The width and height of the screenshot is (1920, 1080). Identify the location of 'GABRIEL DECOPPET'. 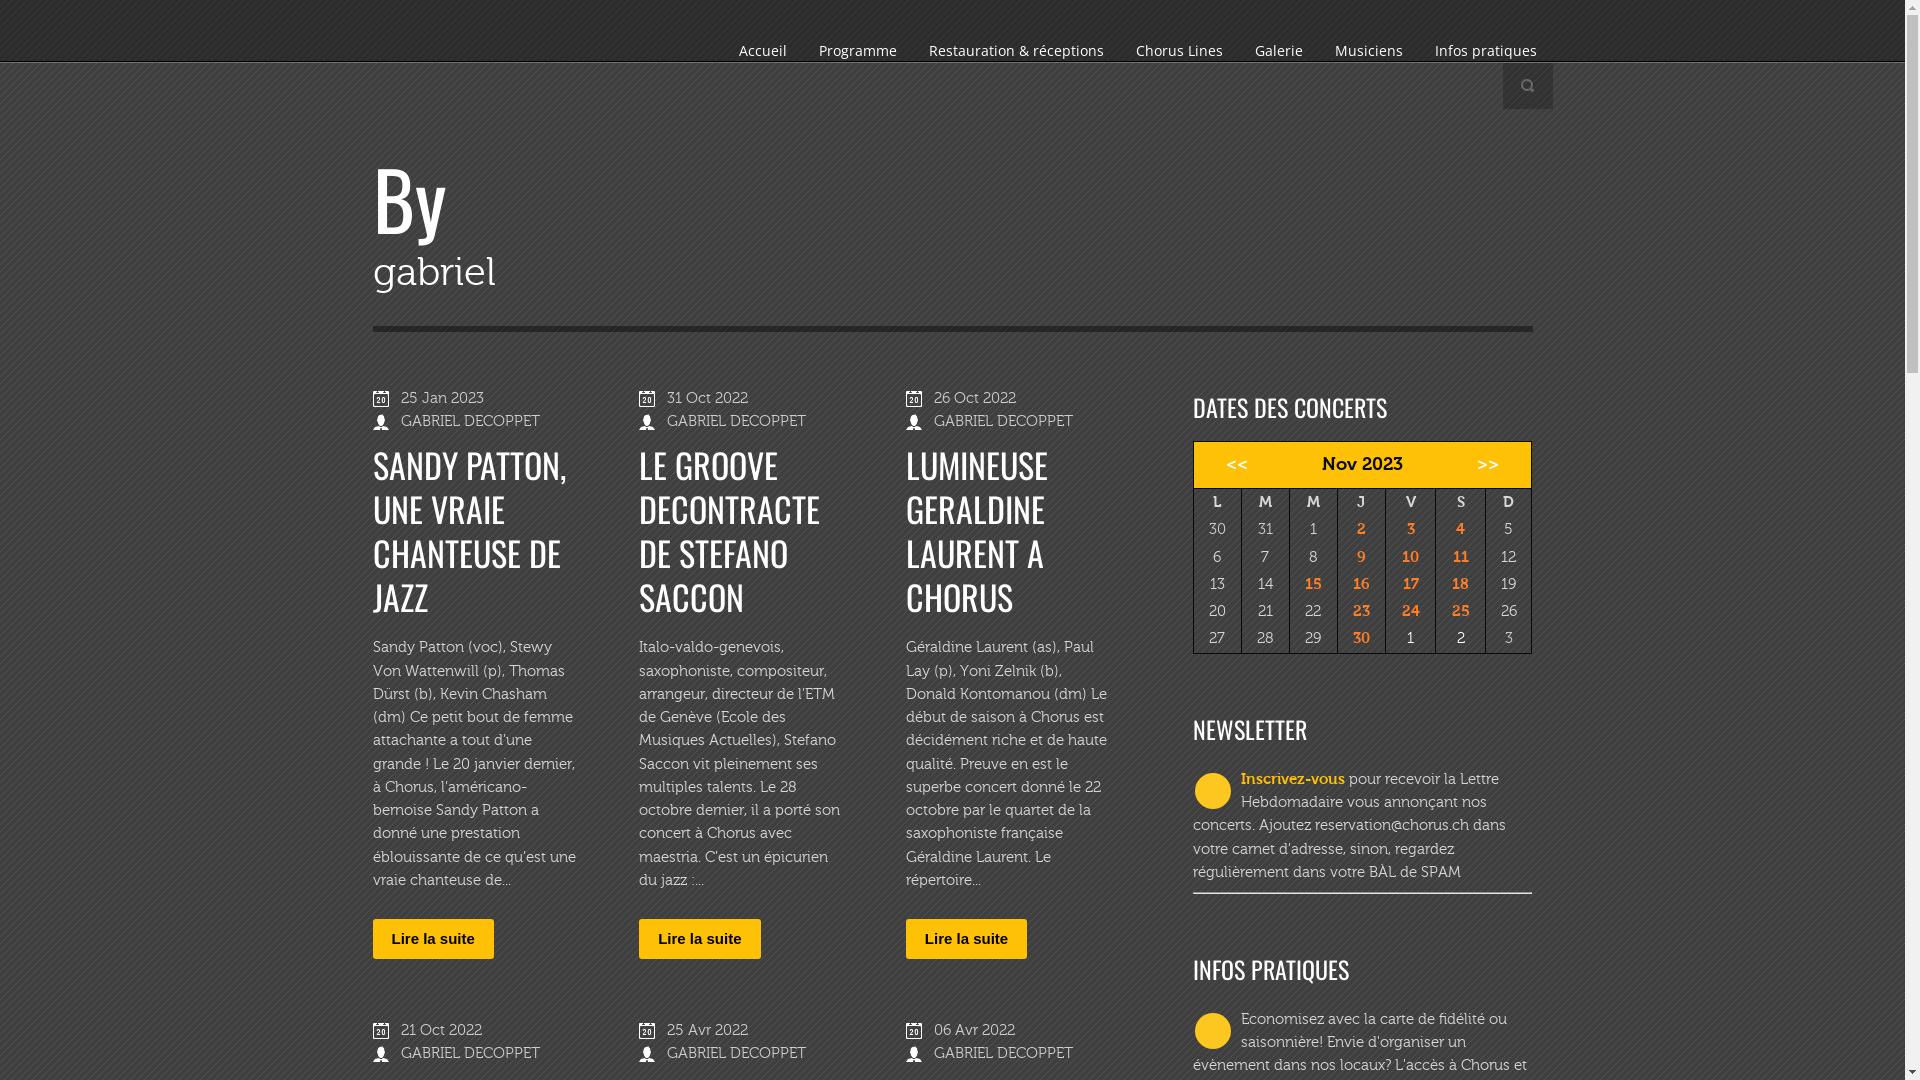
(735, 420).